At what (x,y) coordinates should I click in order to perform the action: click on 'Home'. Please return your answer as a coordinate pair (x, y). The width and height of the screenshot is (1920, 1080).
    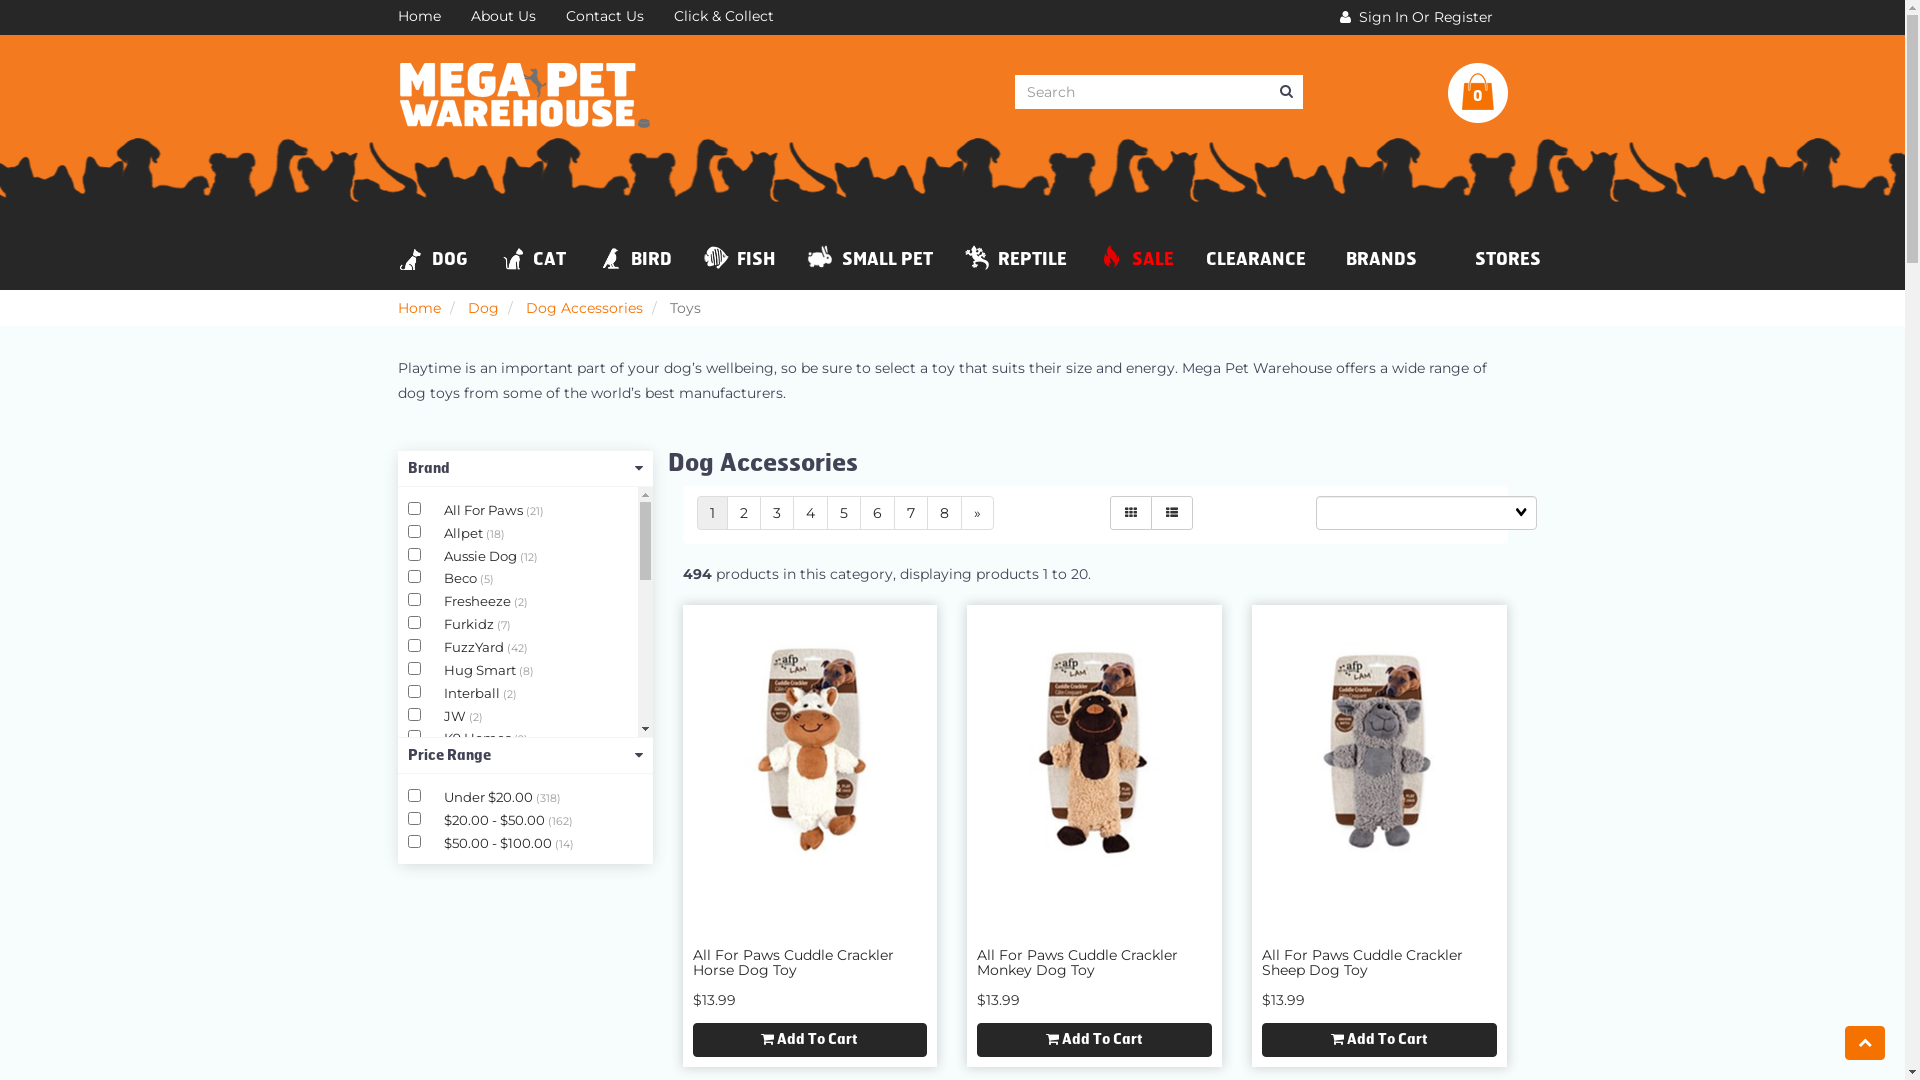
    Looking at the image, I should click on (417, 17).